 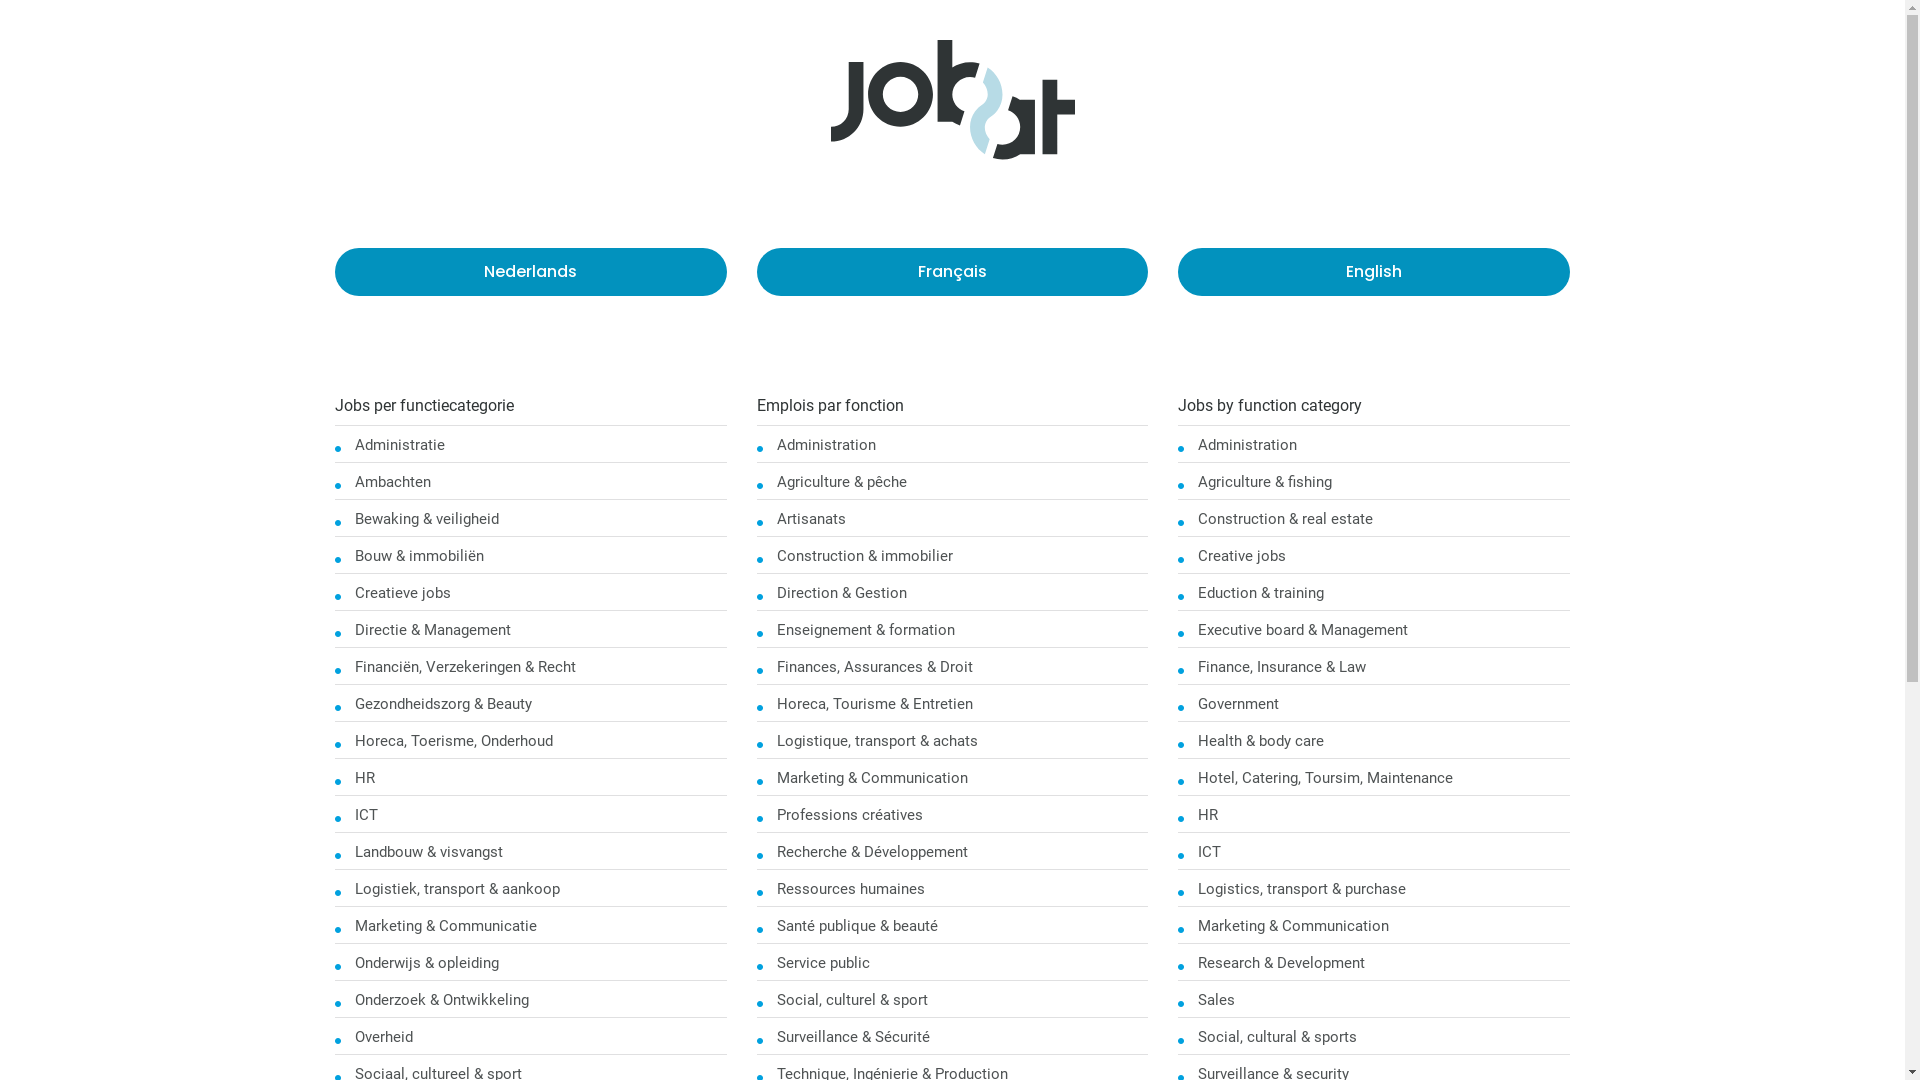 What do you see at coordinates (852, 999) in the screenshot?
I see `'Social, culturel & sport'` at bounding box center [852, 999].